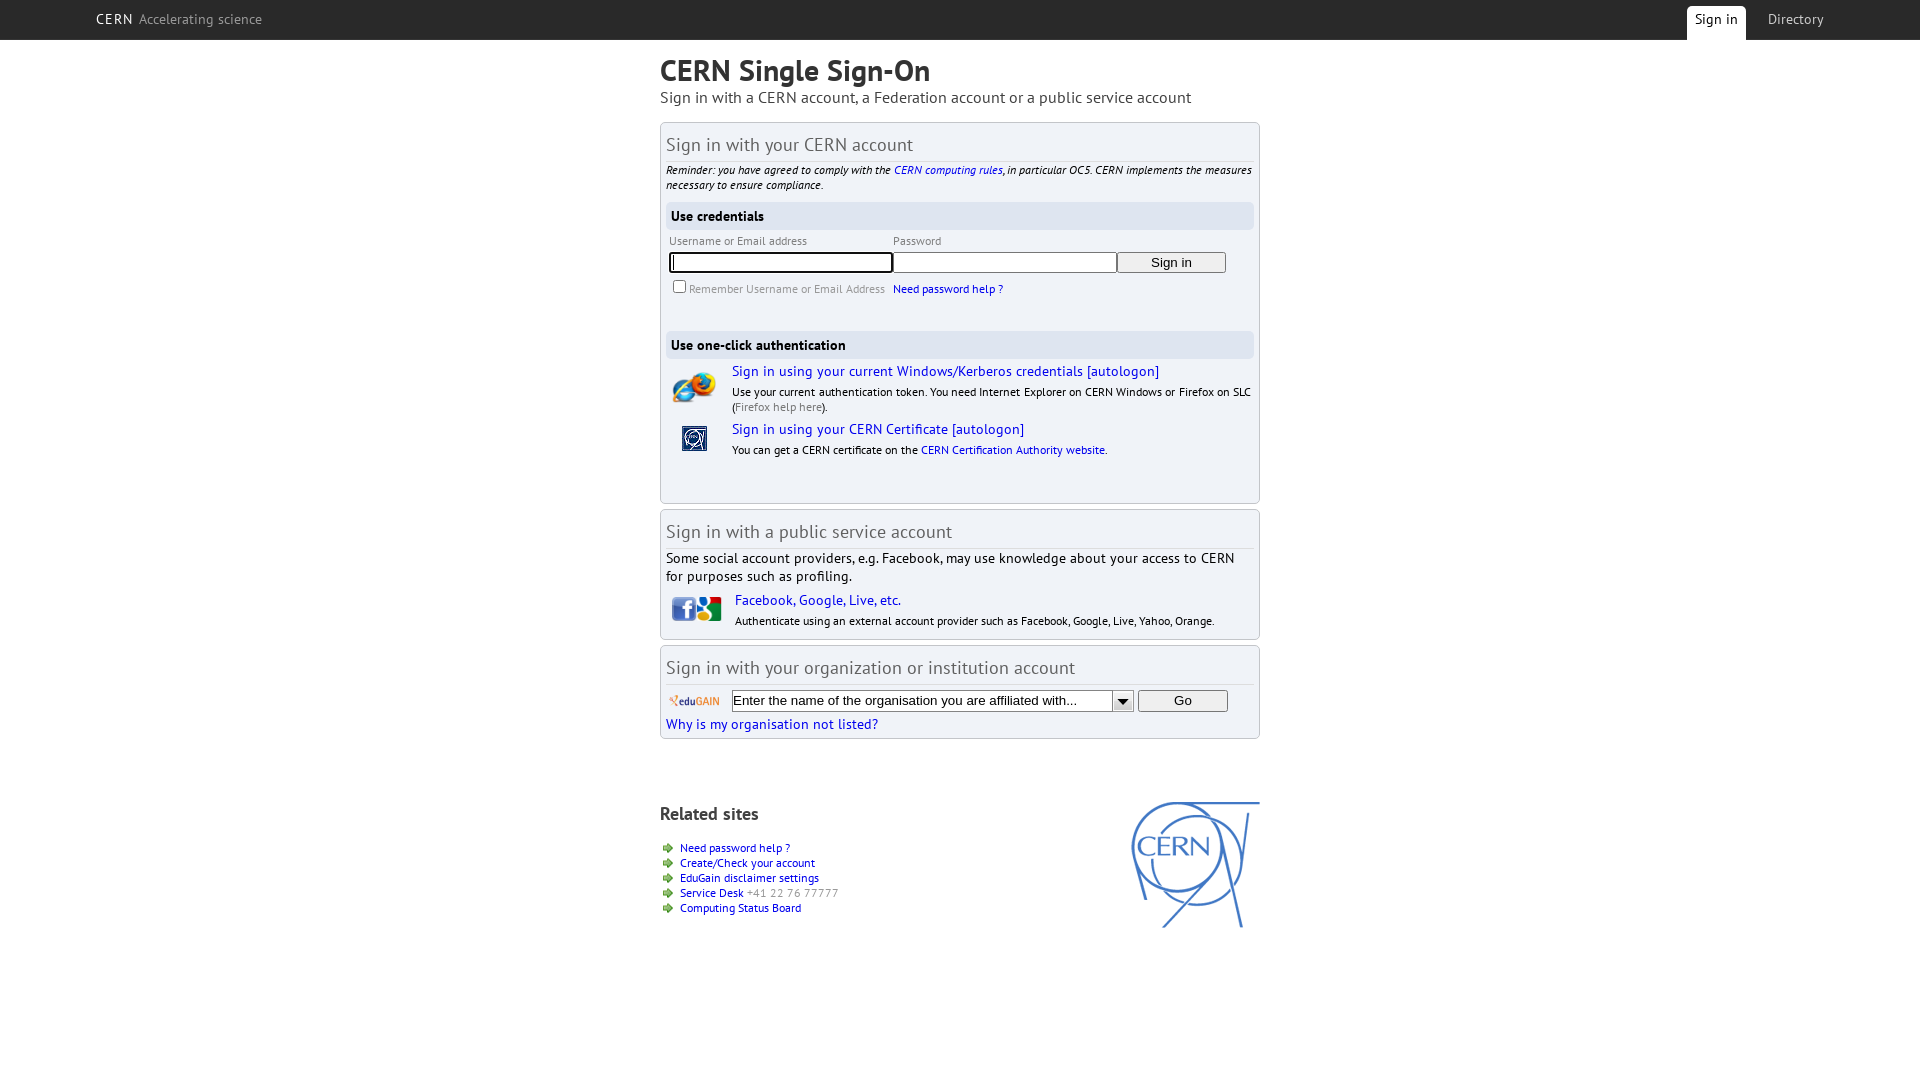  I want to click on '[autologon]', so click(1123, 370).